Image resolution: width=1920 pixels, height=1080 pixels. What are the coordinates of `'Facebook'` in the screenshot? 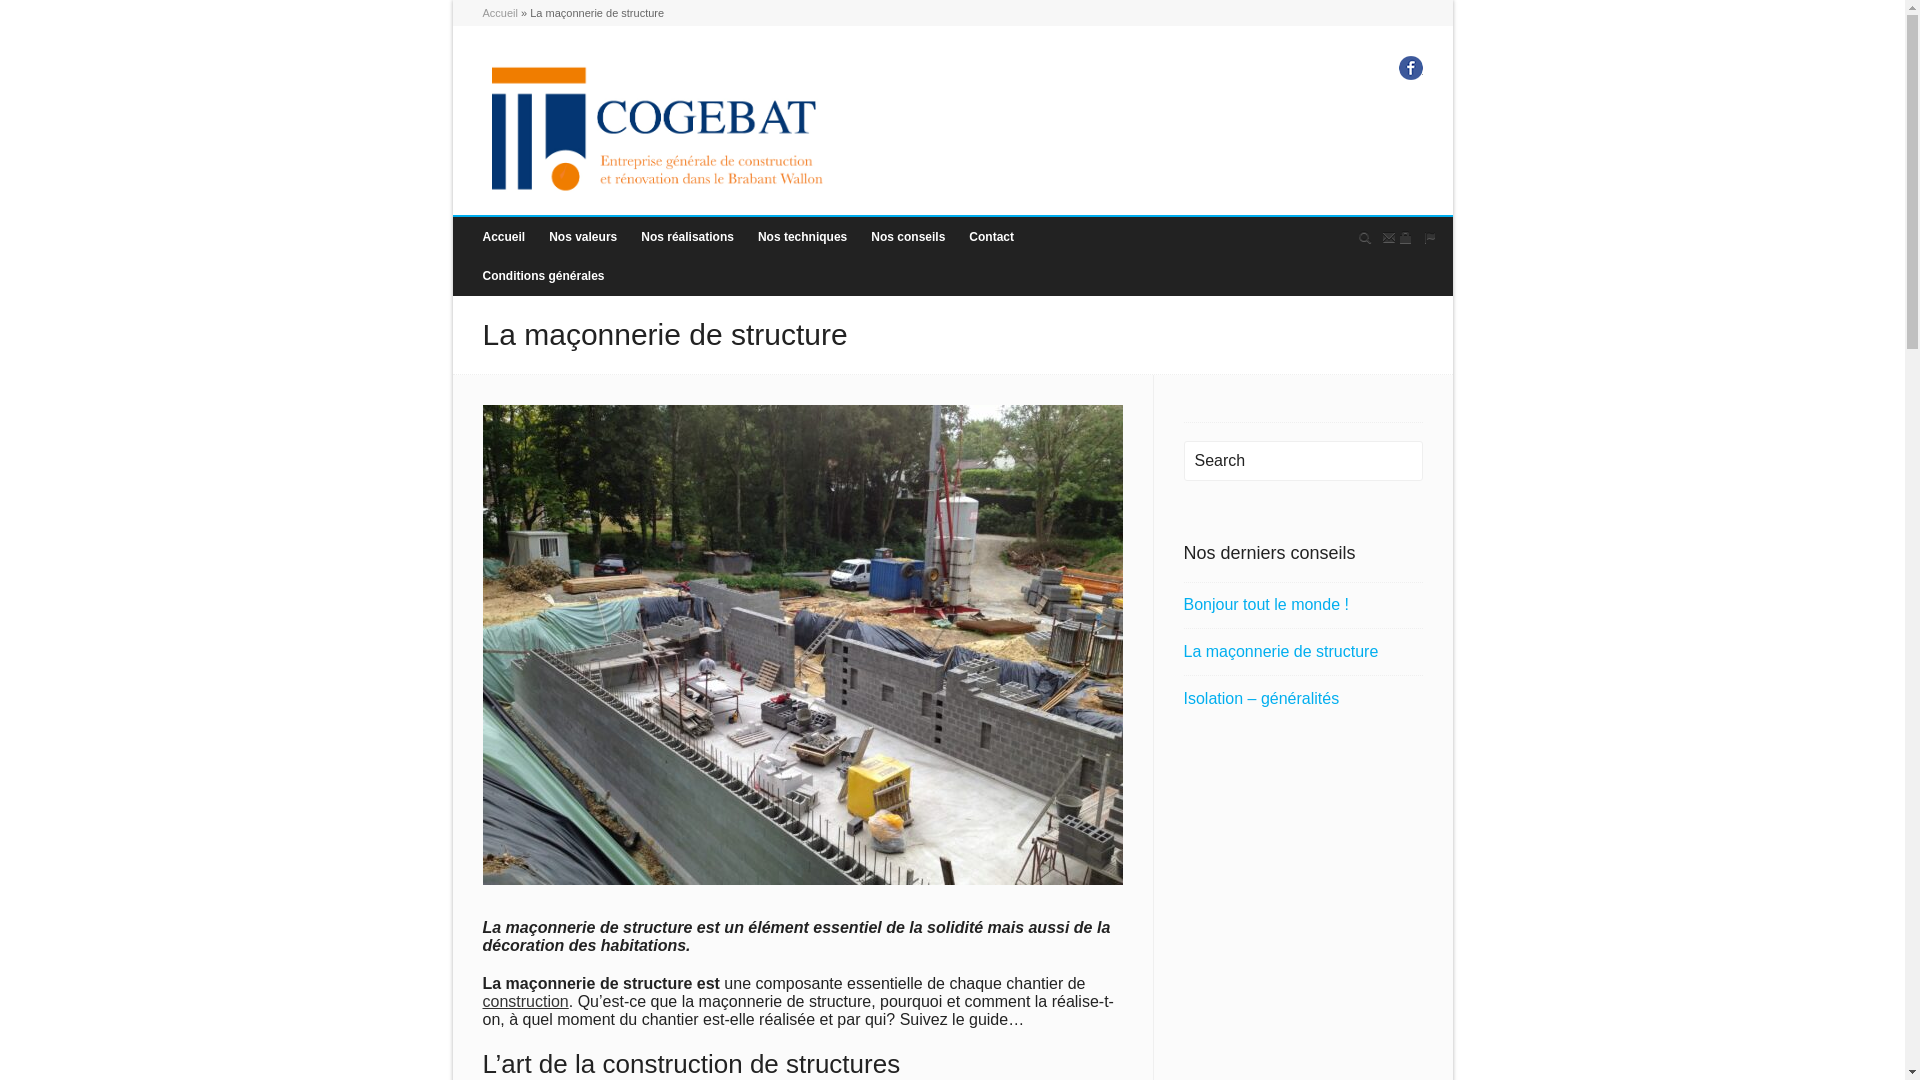 It's located at (1409, 67).